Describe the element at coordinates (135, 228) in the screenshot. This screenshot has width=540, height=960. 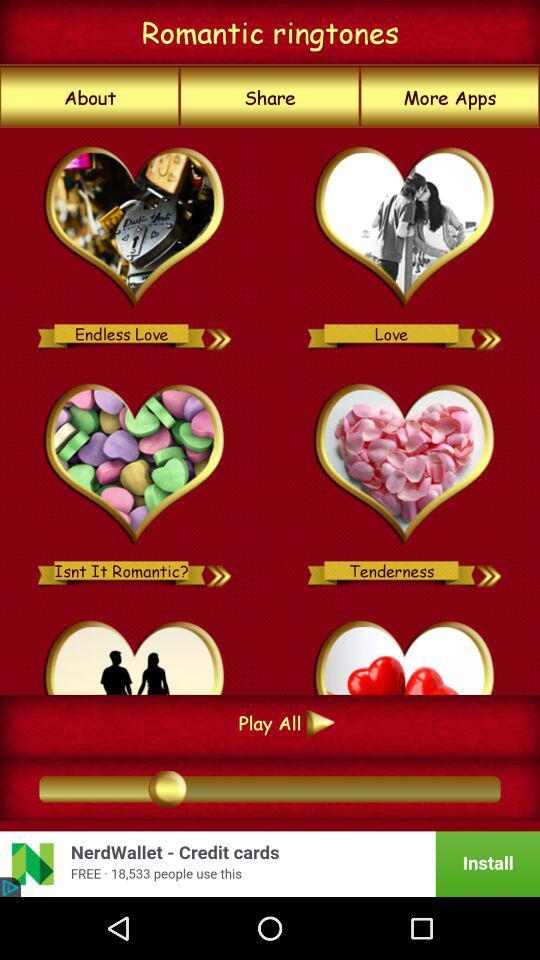
I see `selection` at that location.